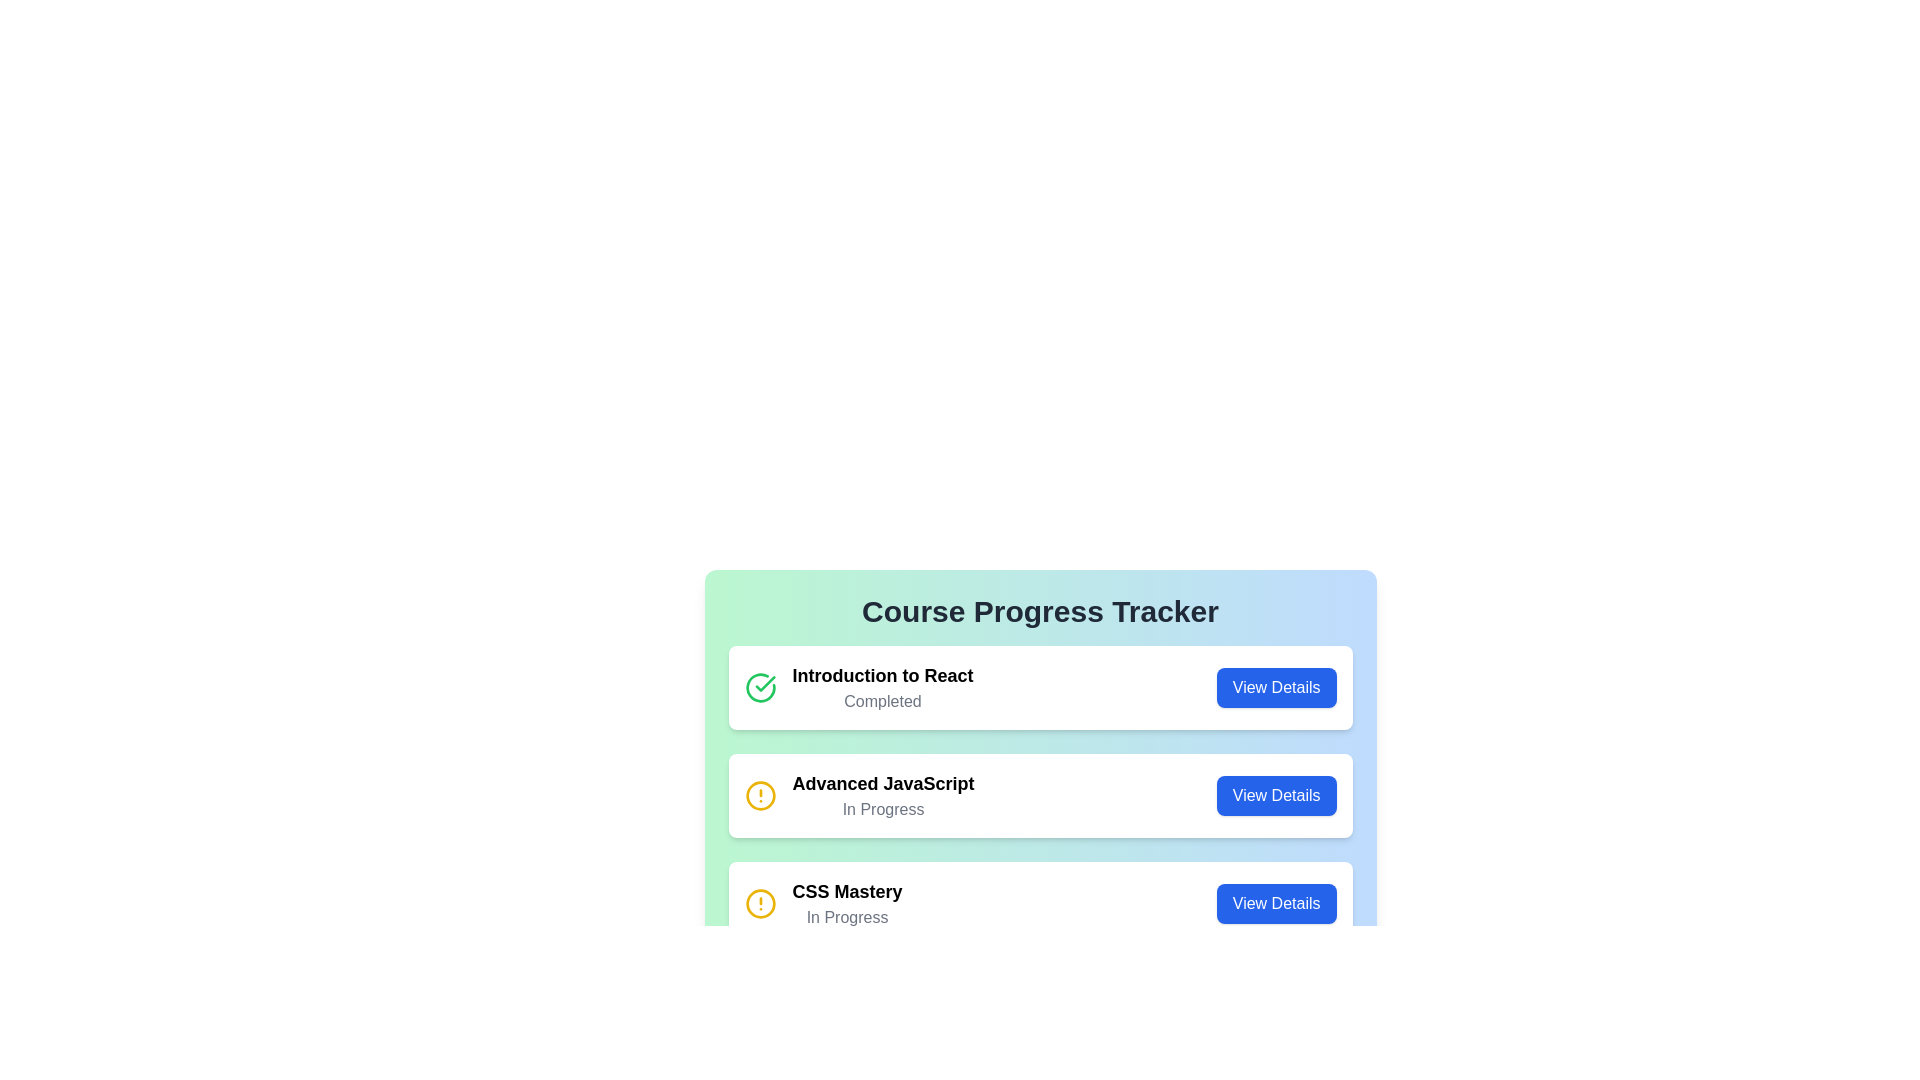 The image size is (1920, 1080). What do you see at coordinates (847, 890) in the screenshot?
I see `the bold text element stating 'CSS Mastery' located in the 'Course Progress Tracker' section` at bounding box center [847, 890].